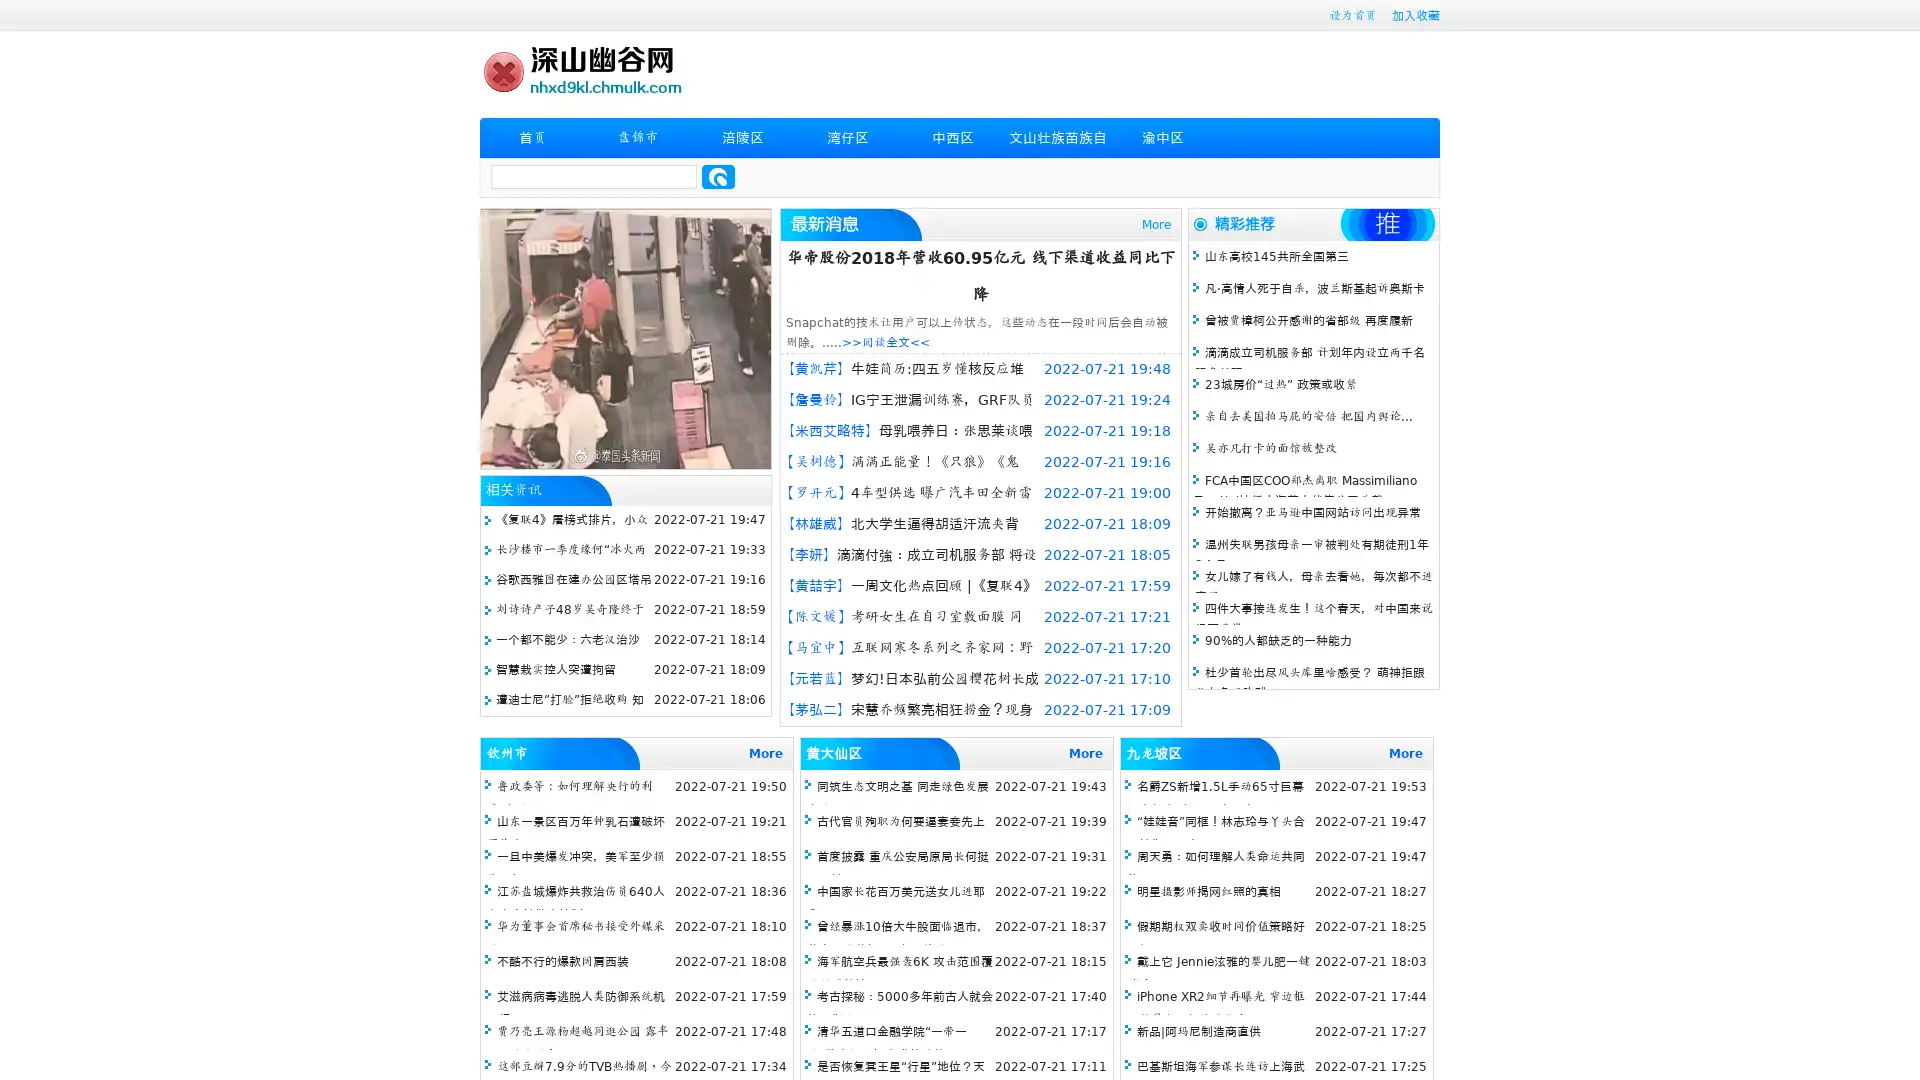  Describe the element at coordinates (718, 176) in the screenshot. I see `Search` at that location.